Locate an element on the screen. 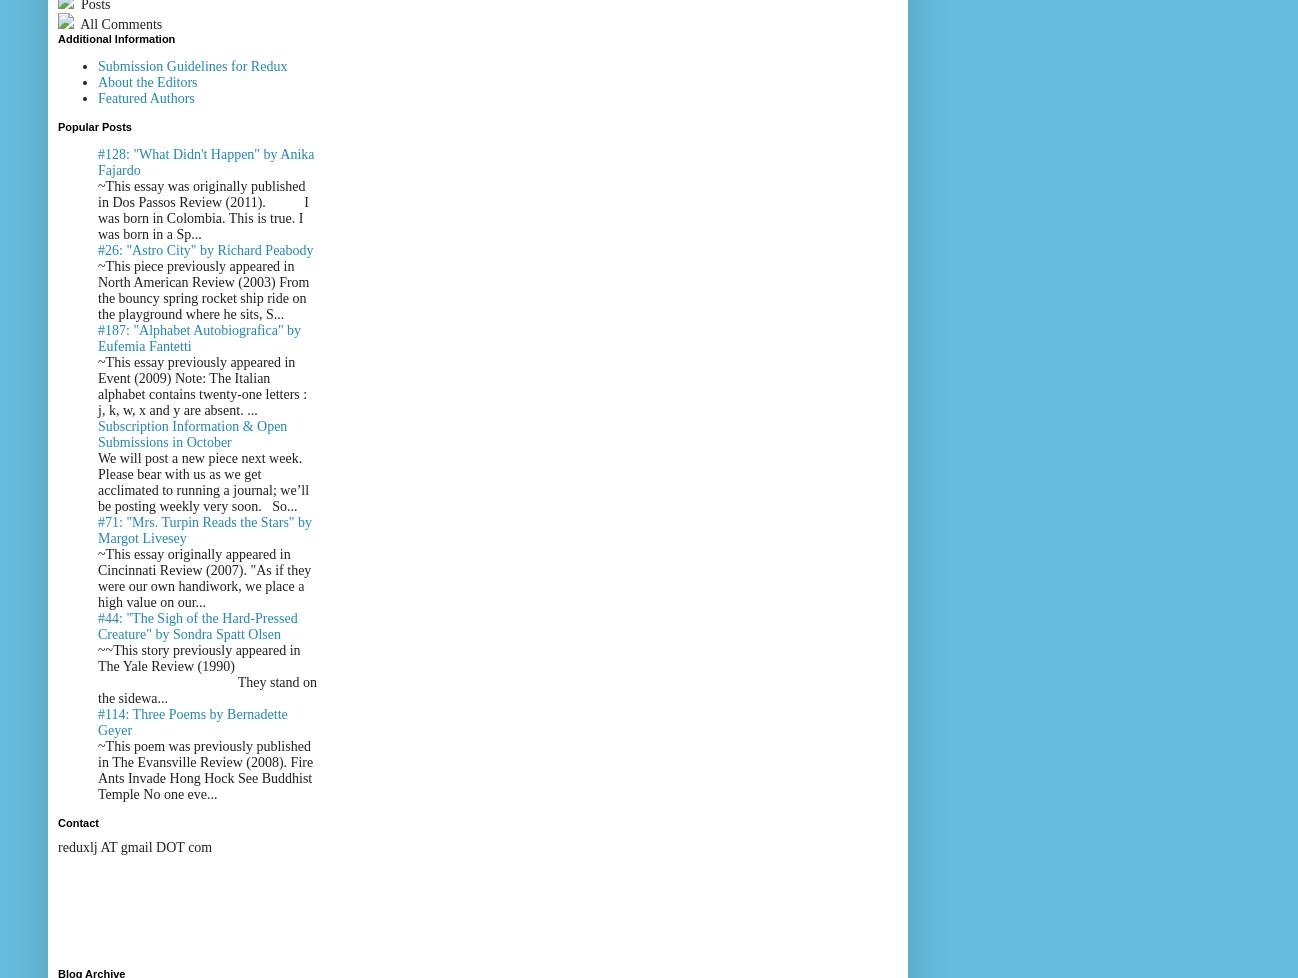 This screenshot has width=1298, height=978. '~This essay previously appeared in Event  (2009)     Note: The Italian alphabet contains twenty-one letters : j, k, w, x and y are absent. ...' is located at coordinates (202, 385).